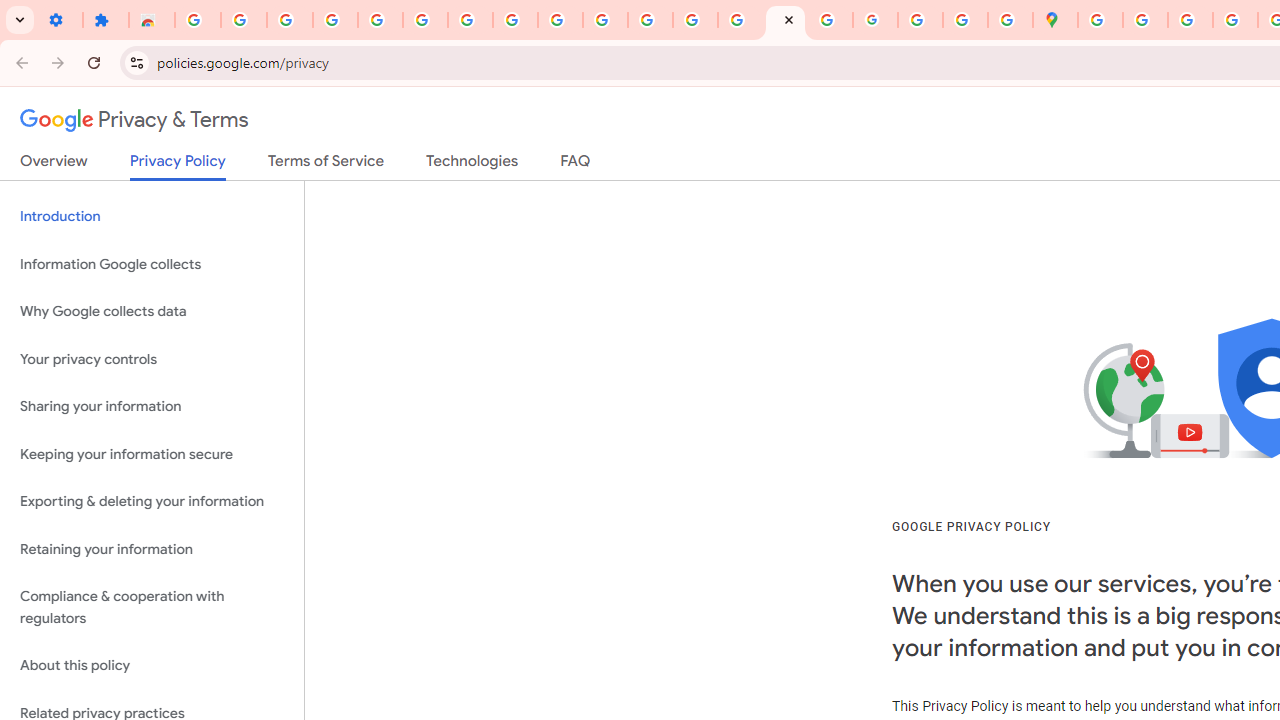 The image size is (1280, 720). I want to click on 'Keeping your information secure', so click(151, 454).